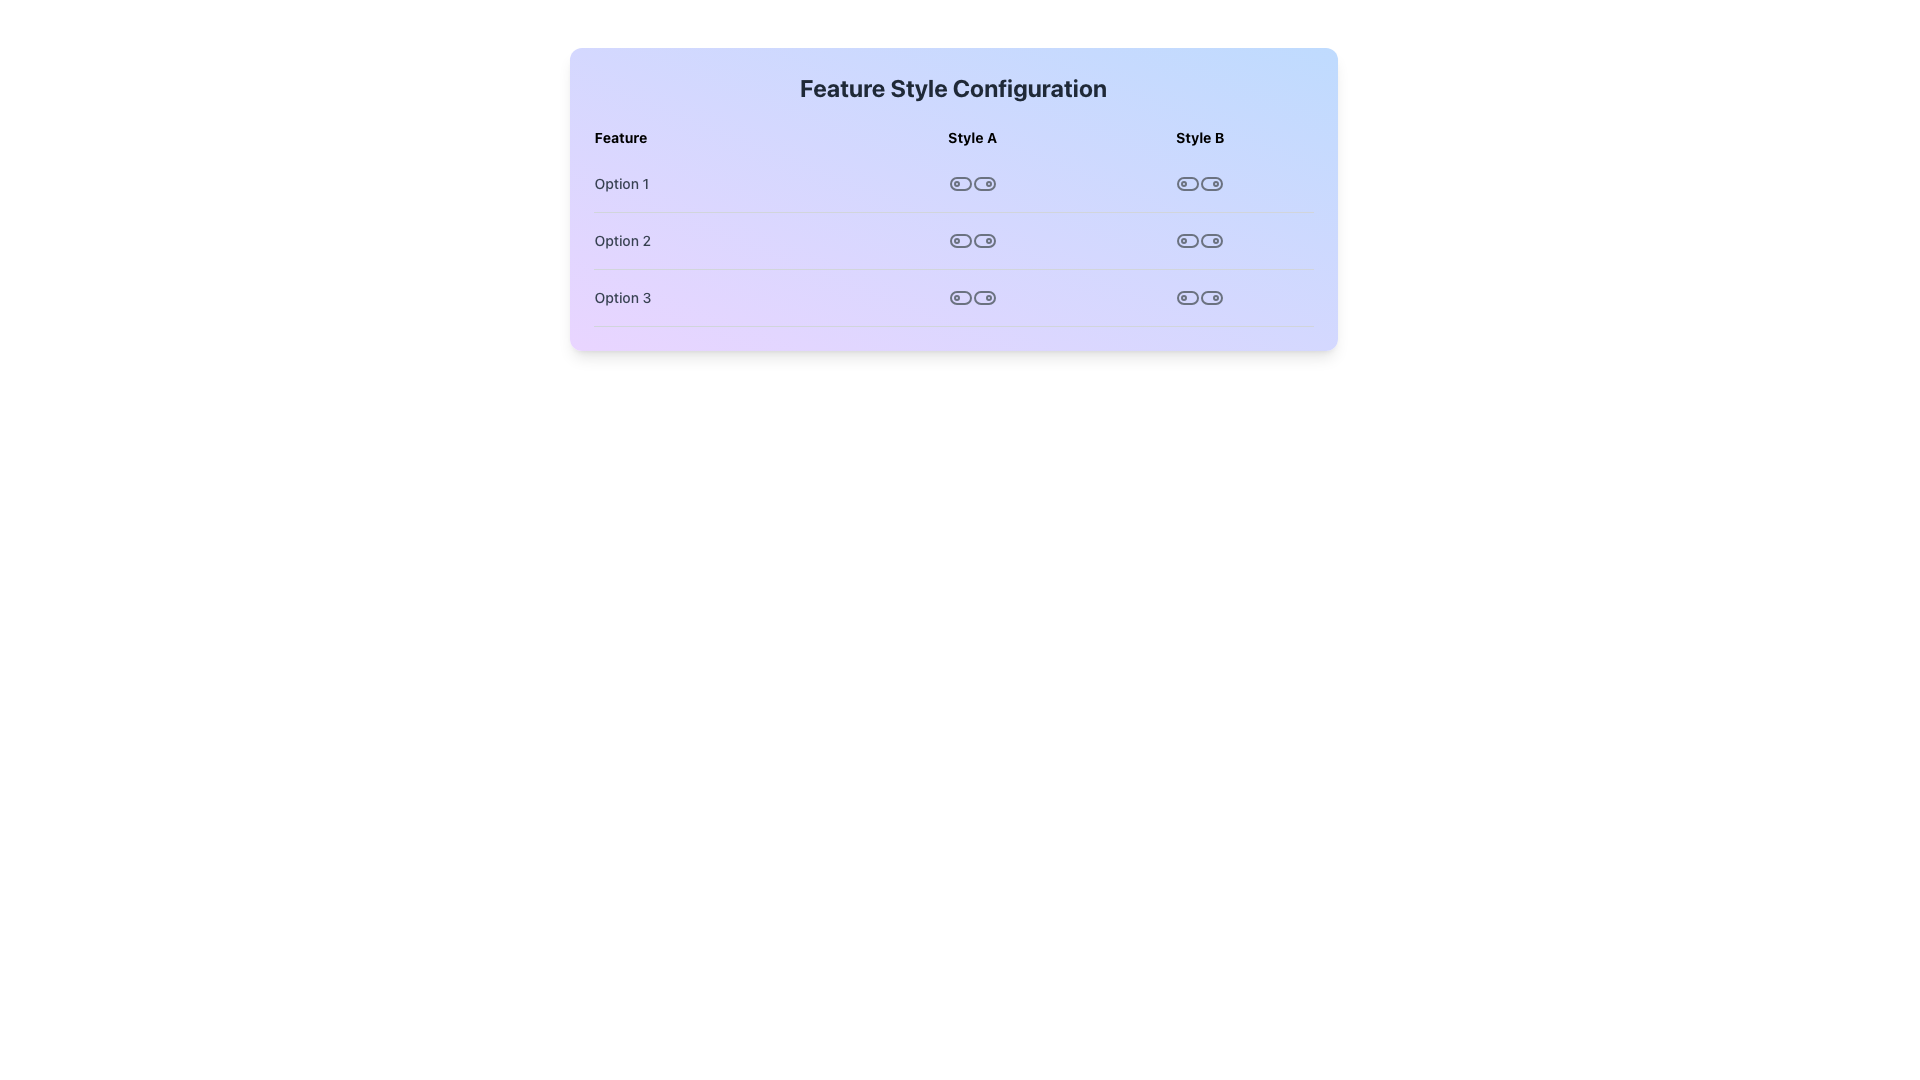 The image size is (1920, 1080). What do you see at coordinates (1188, 239) in the screenshot?
I see `the second toggle switch in the 'Style B' column of the 'Feature Style Configuration' section` at bounding box center [1188, 239].